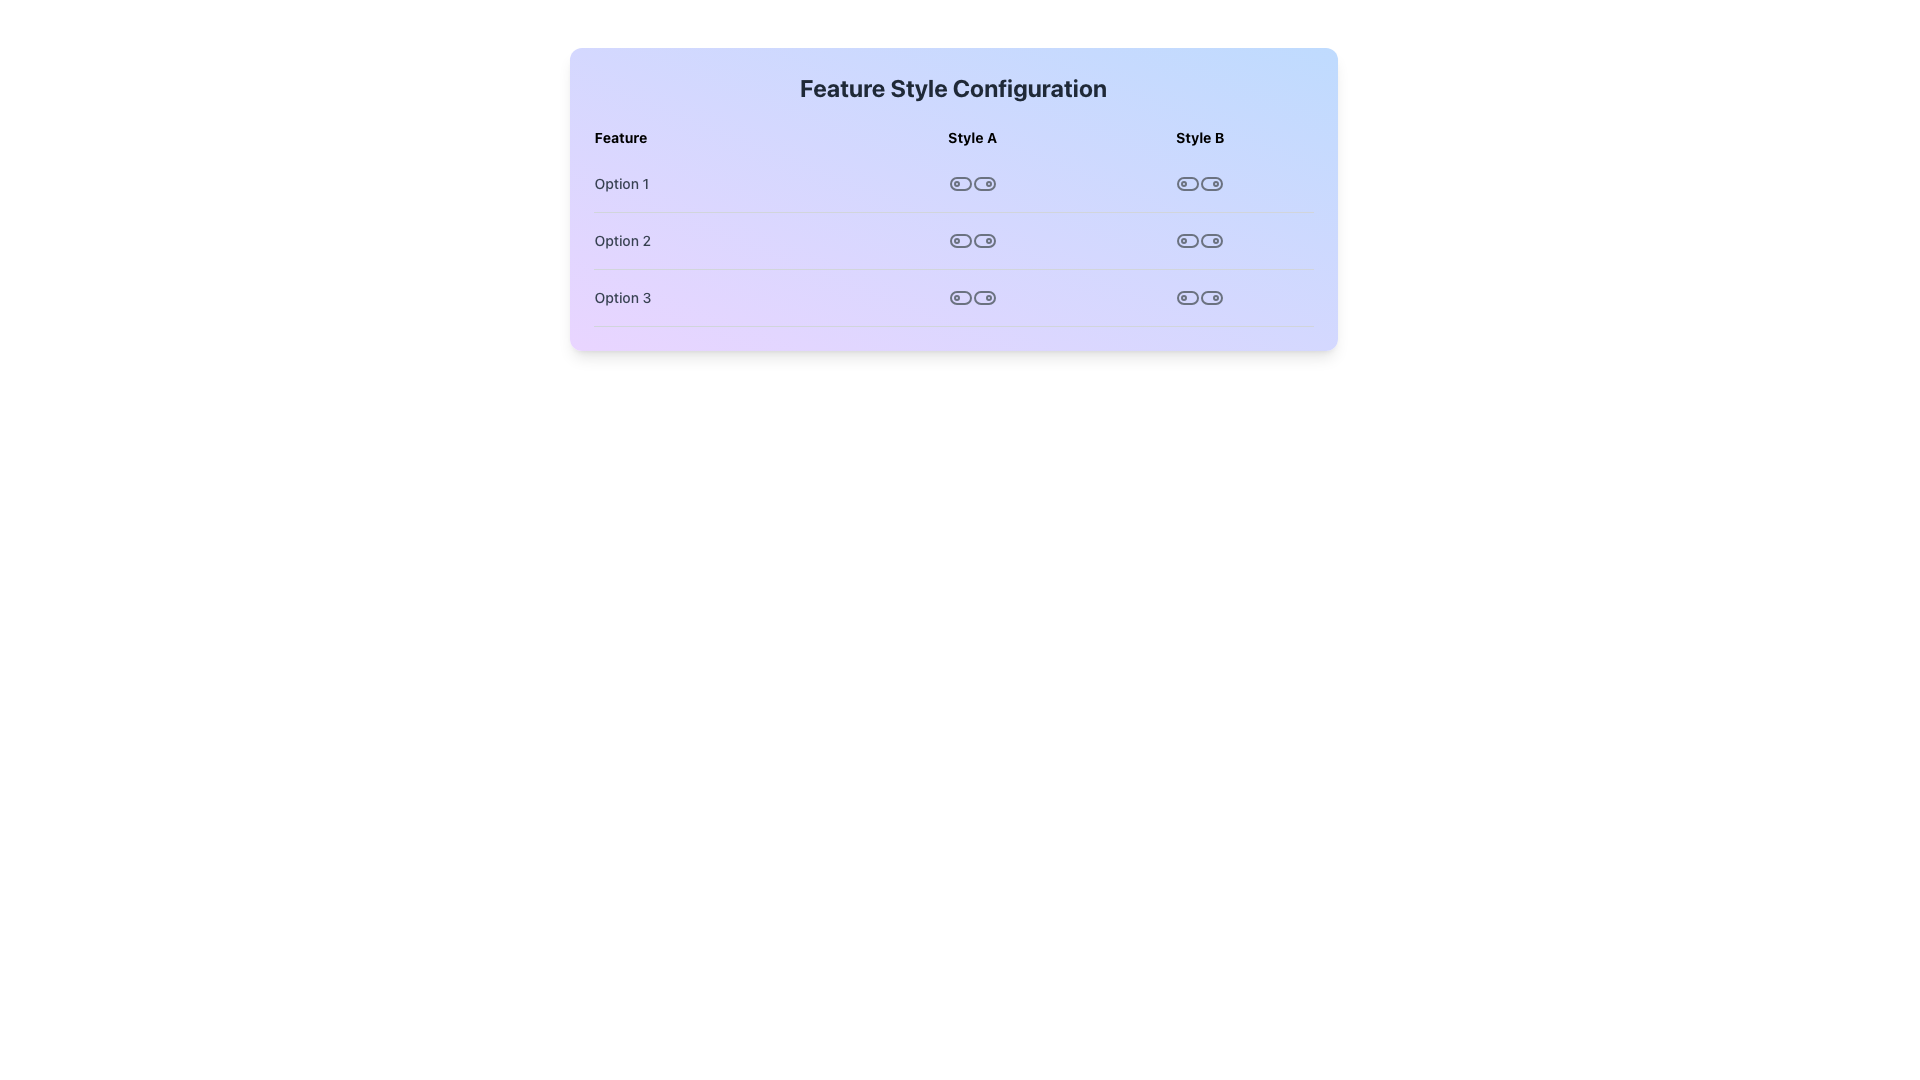 The image size is (1920, 1080). What do you see at coordinates (1188, 239) in the screenshot?
I see `the second toggle switch in the 'Style B' column of the 'Feature Style Configuration' section` at bounding box center [1188, 239].